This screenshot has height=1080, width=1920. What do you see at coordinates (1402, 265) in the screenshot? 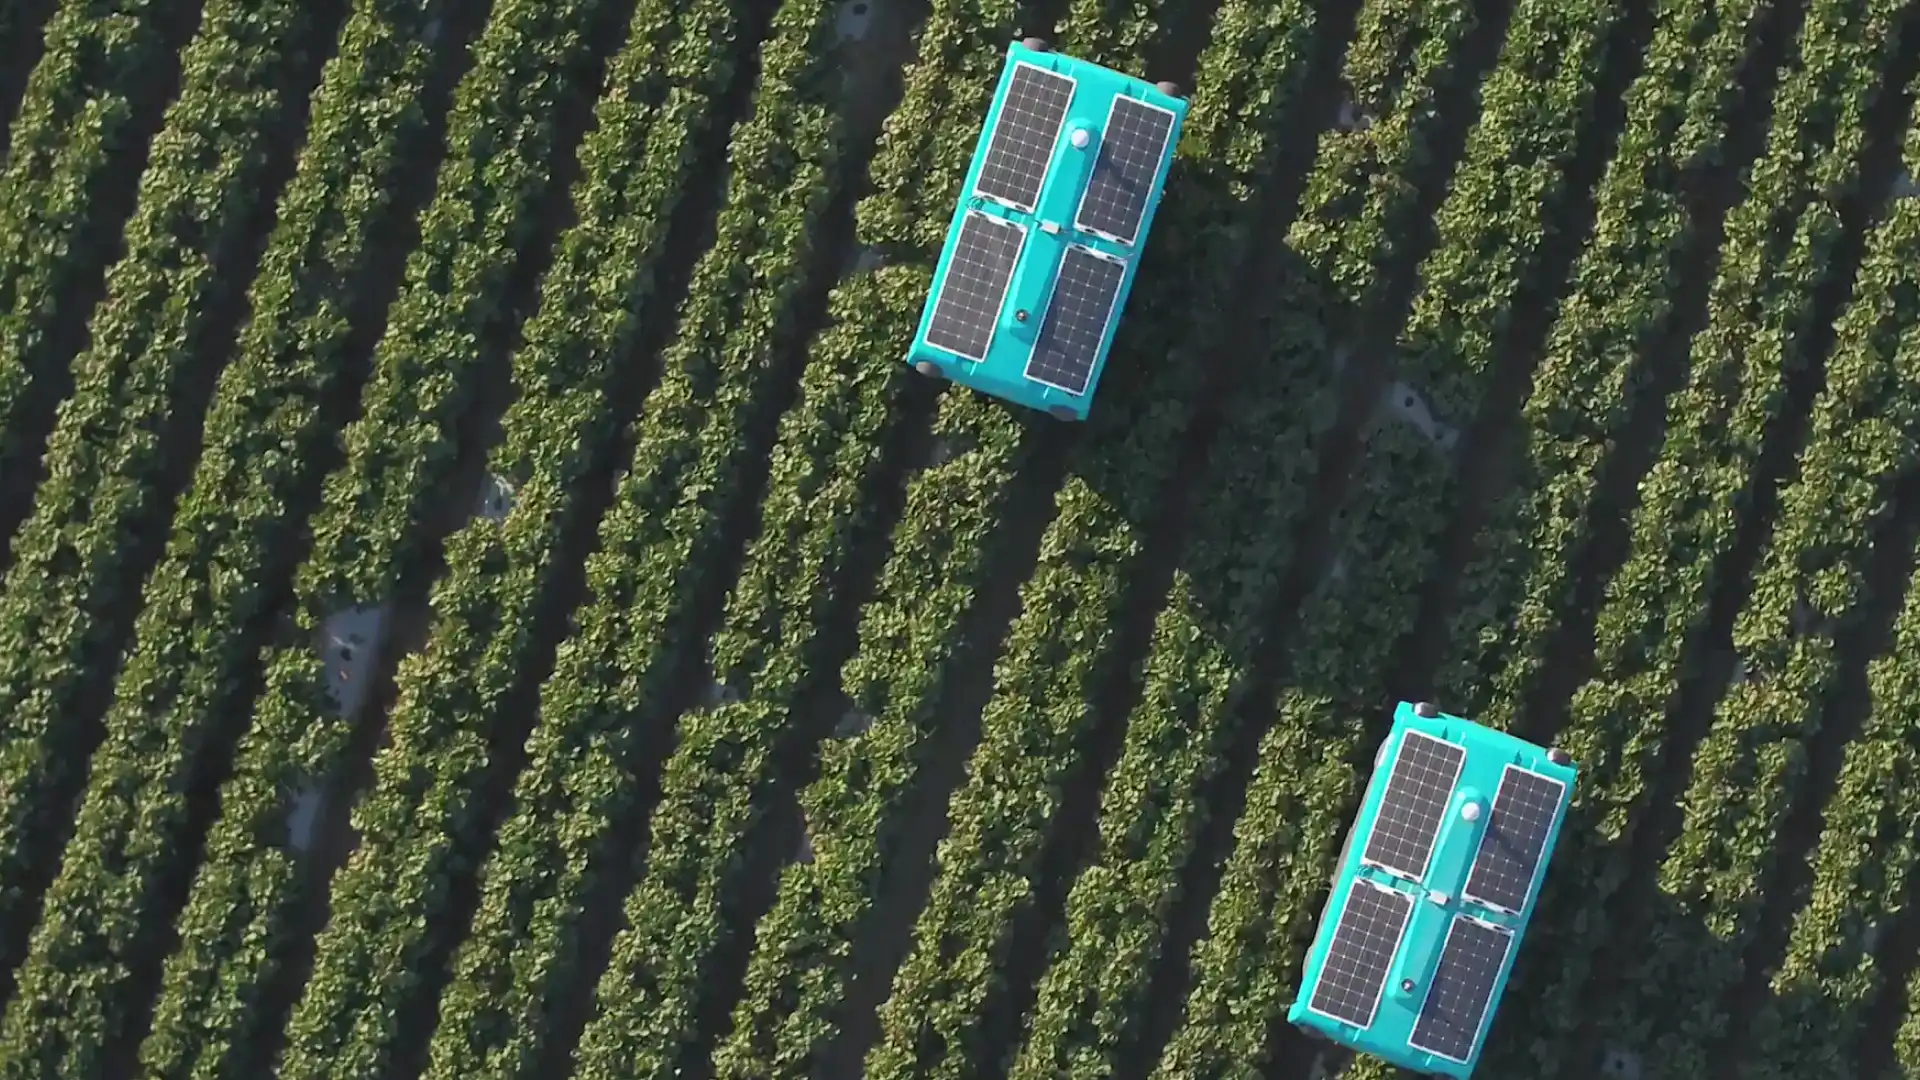
I see `LEARN` at bounding box center [1402, 265].